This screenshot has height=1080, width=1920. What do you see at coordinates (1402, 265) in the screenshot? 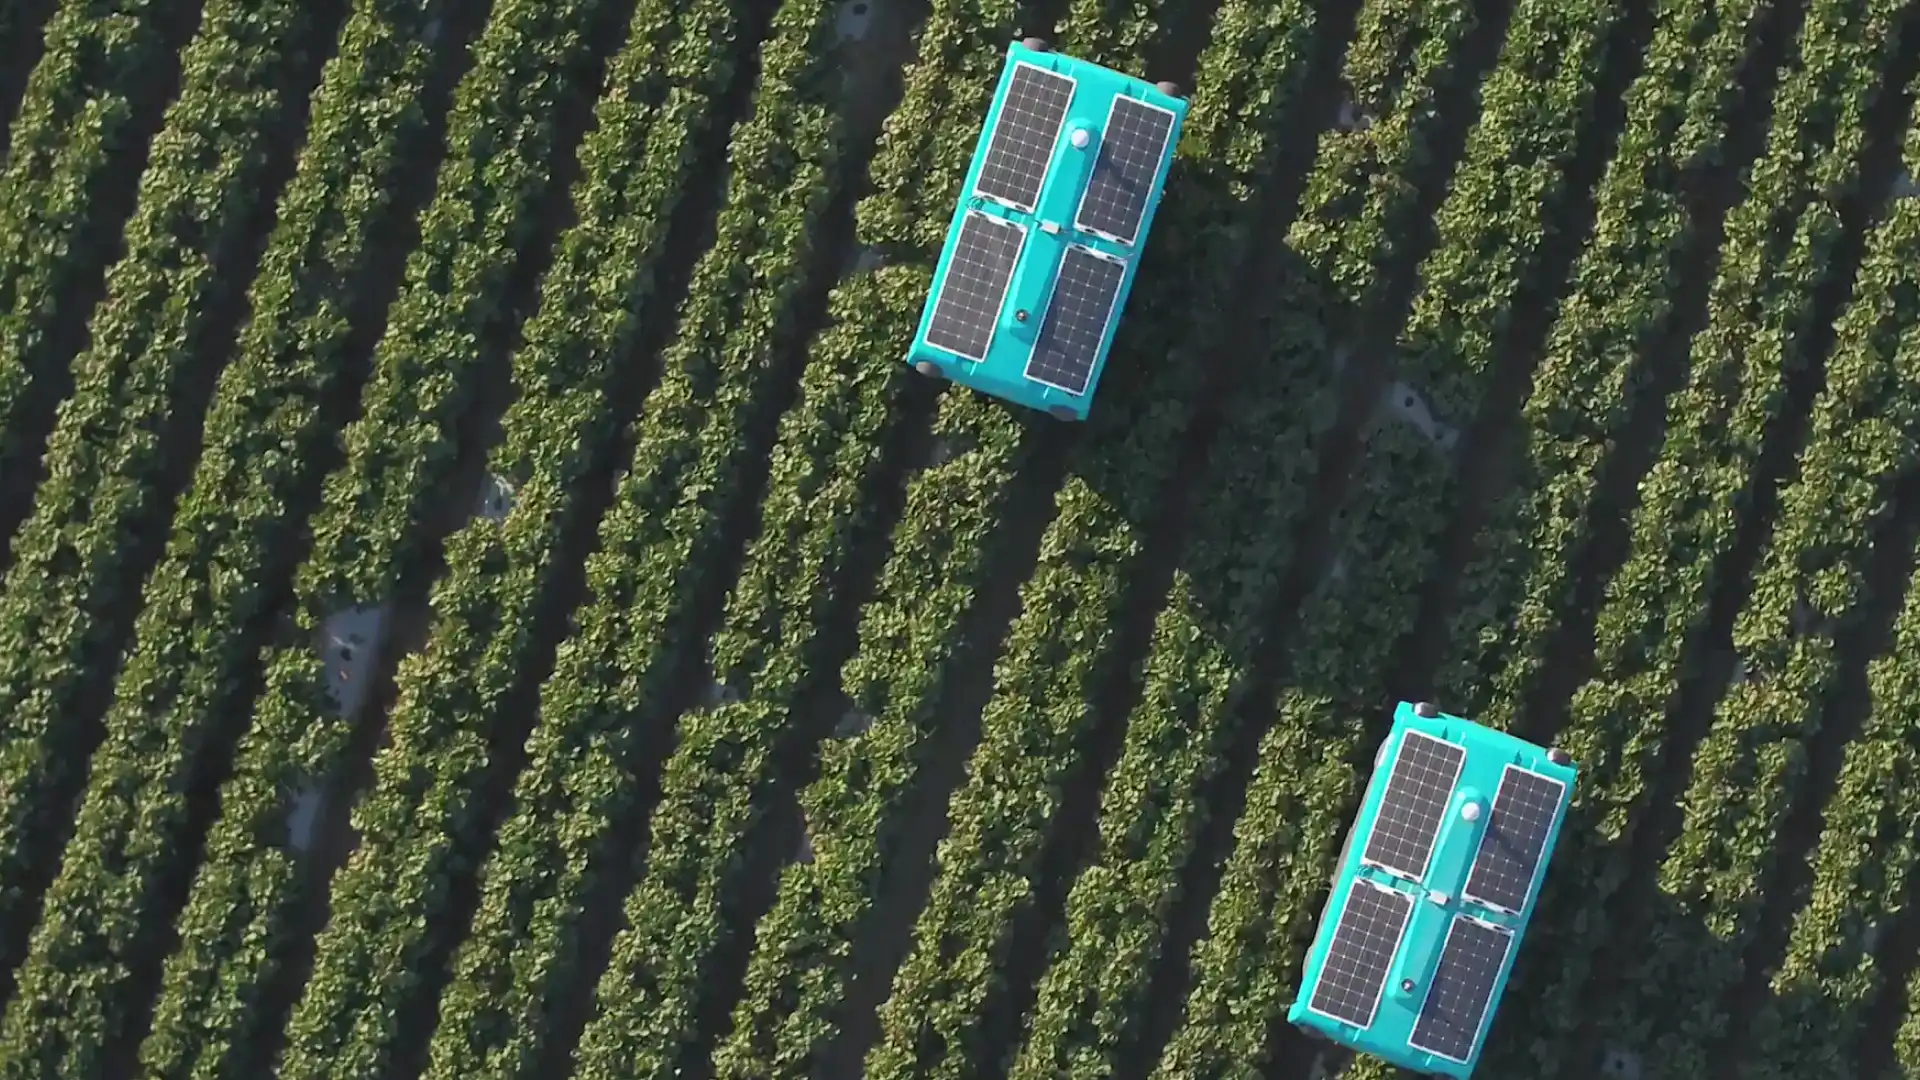
I see `LEARN` at bounding box center [1402, 265].